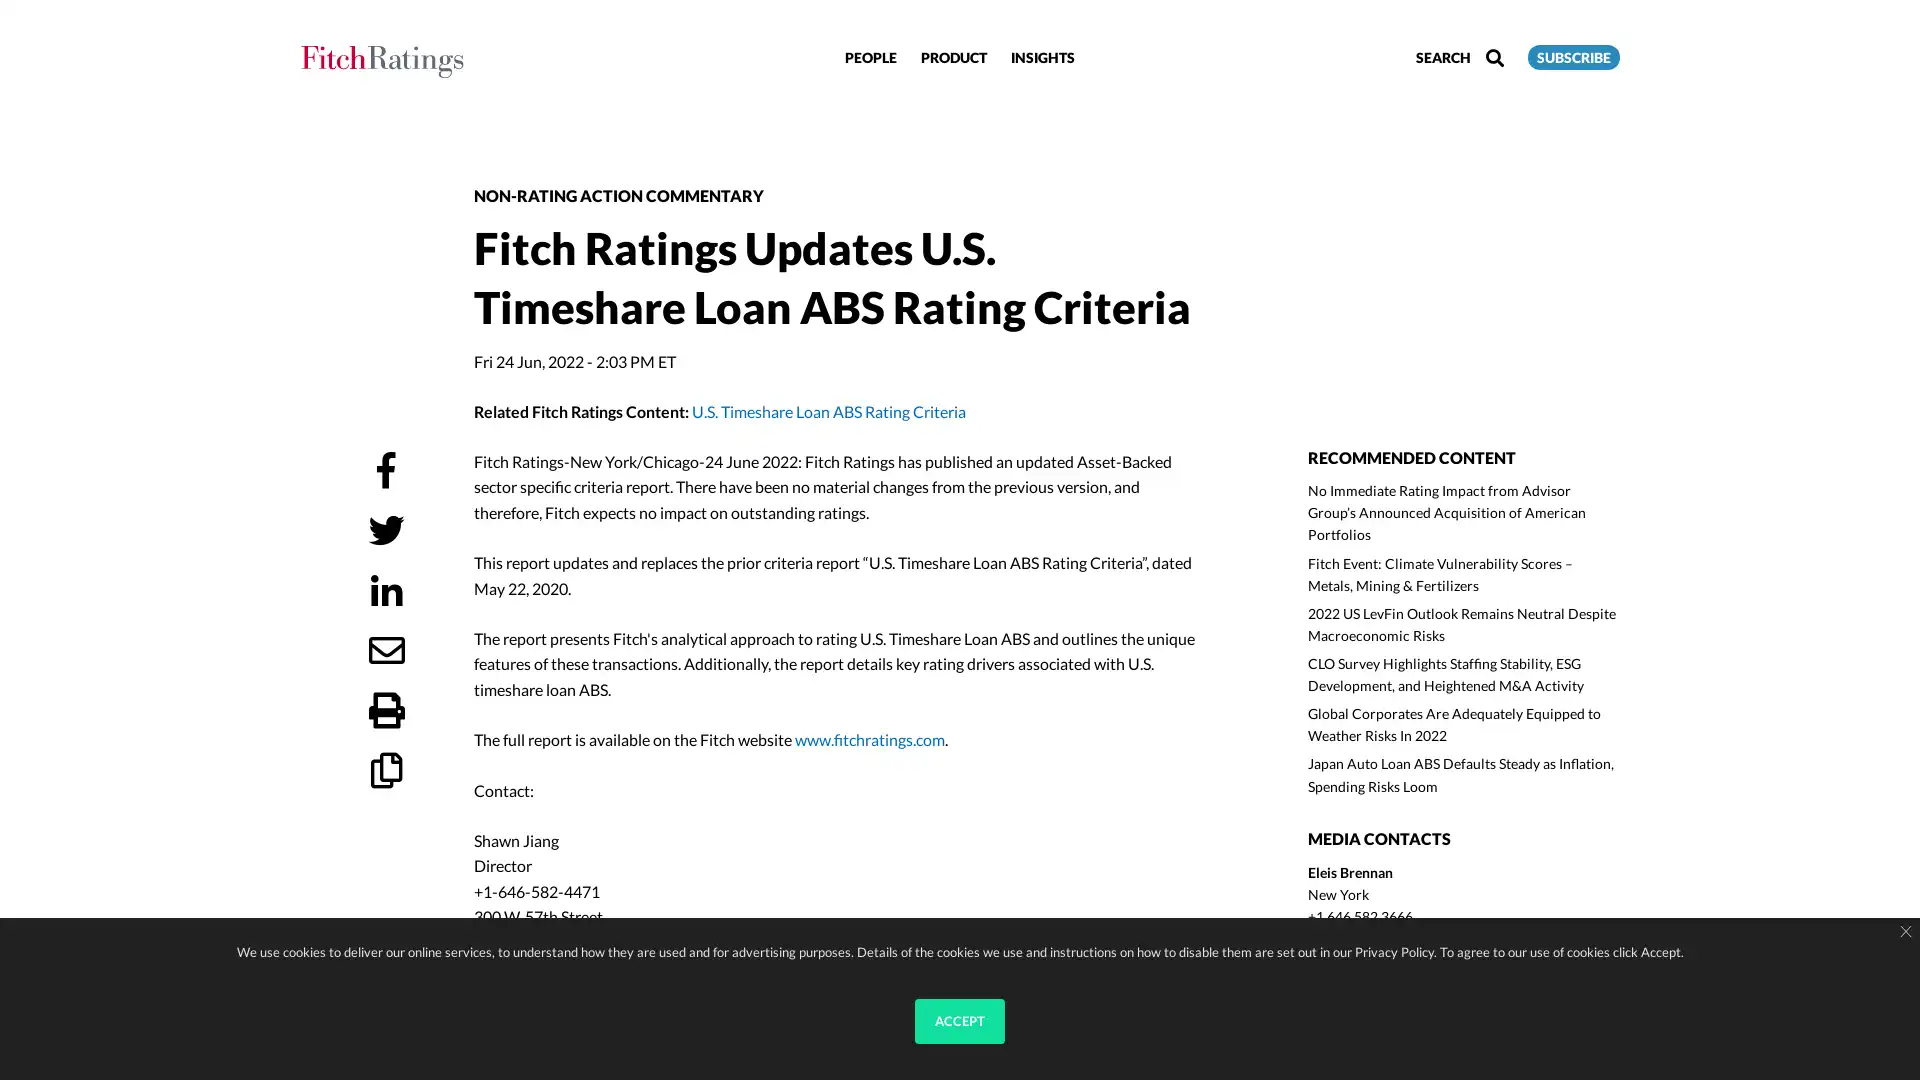 This screenshot has width=1920, height=1080. What do you see at coordinates (953, 55) in the screenshot?
I see `PRODUCT` at bounding box center [953, 55].